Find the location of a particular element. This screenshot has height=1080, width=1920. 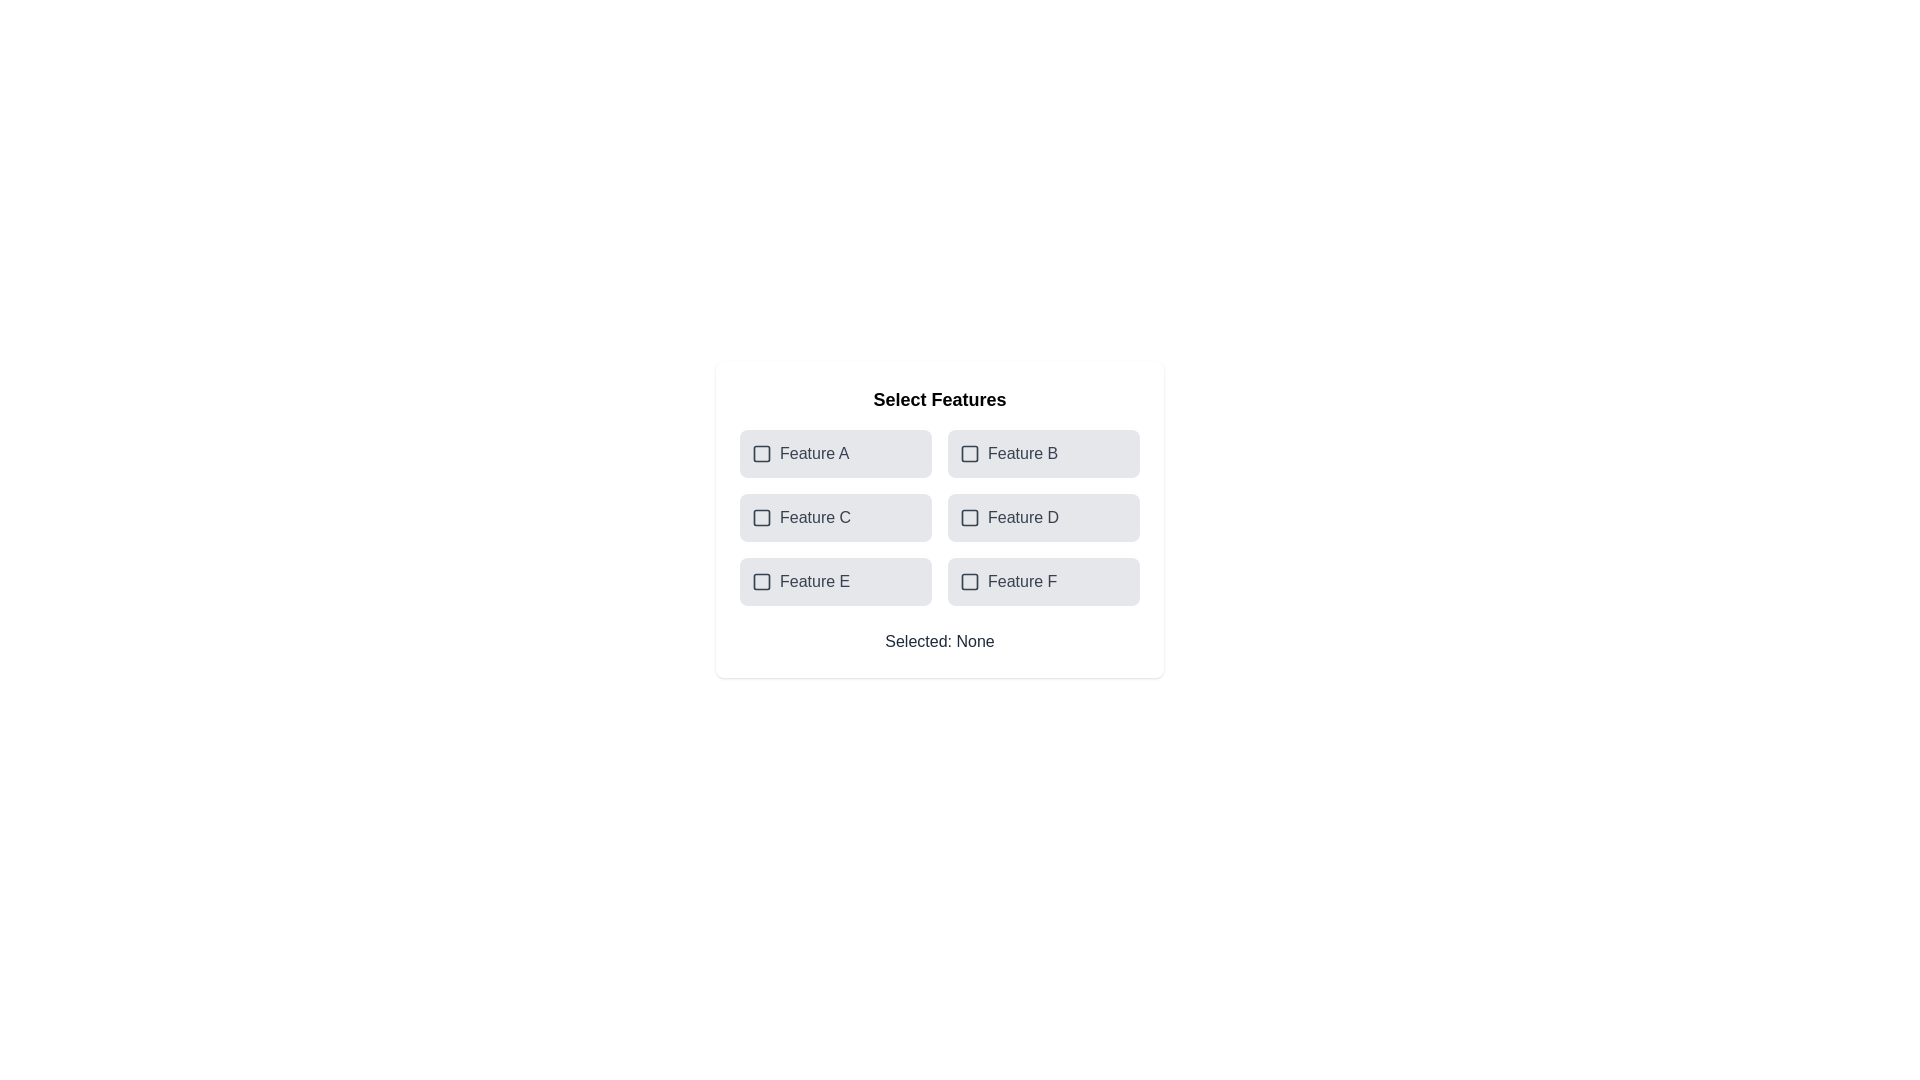

the Checkbox indicator located at the bottom-right corner of the grid associated with 'Feature F' is located at coordinates (969, 582).